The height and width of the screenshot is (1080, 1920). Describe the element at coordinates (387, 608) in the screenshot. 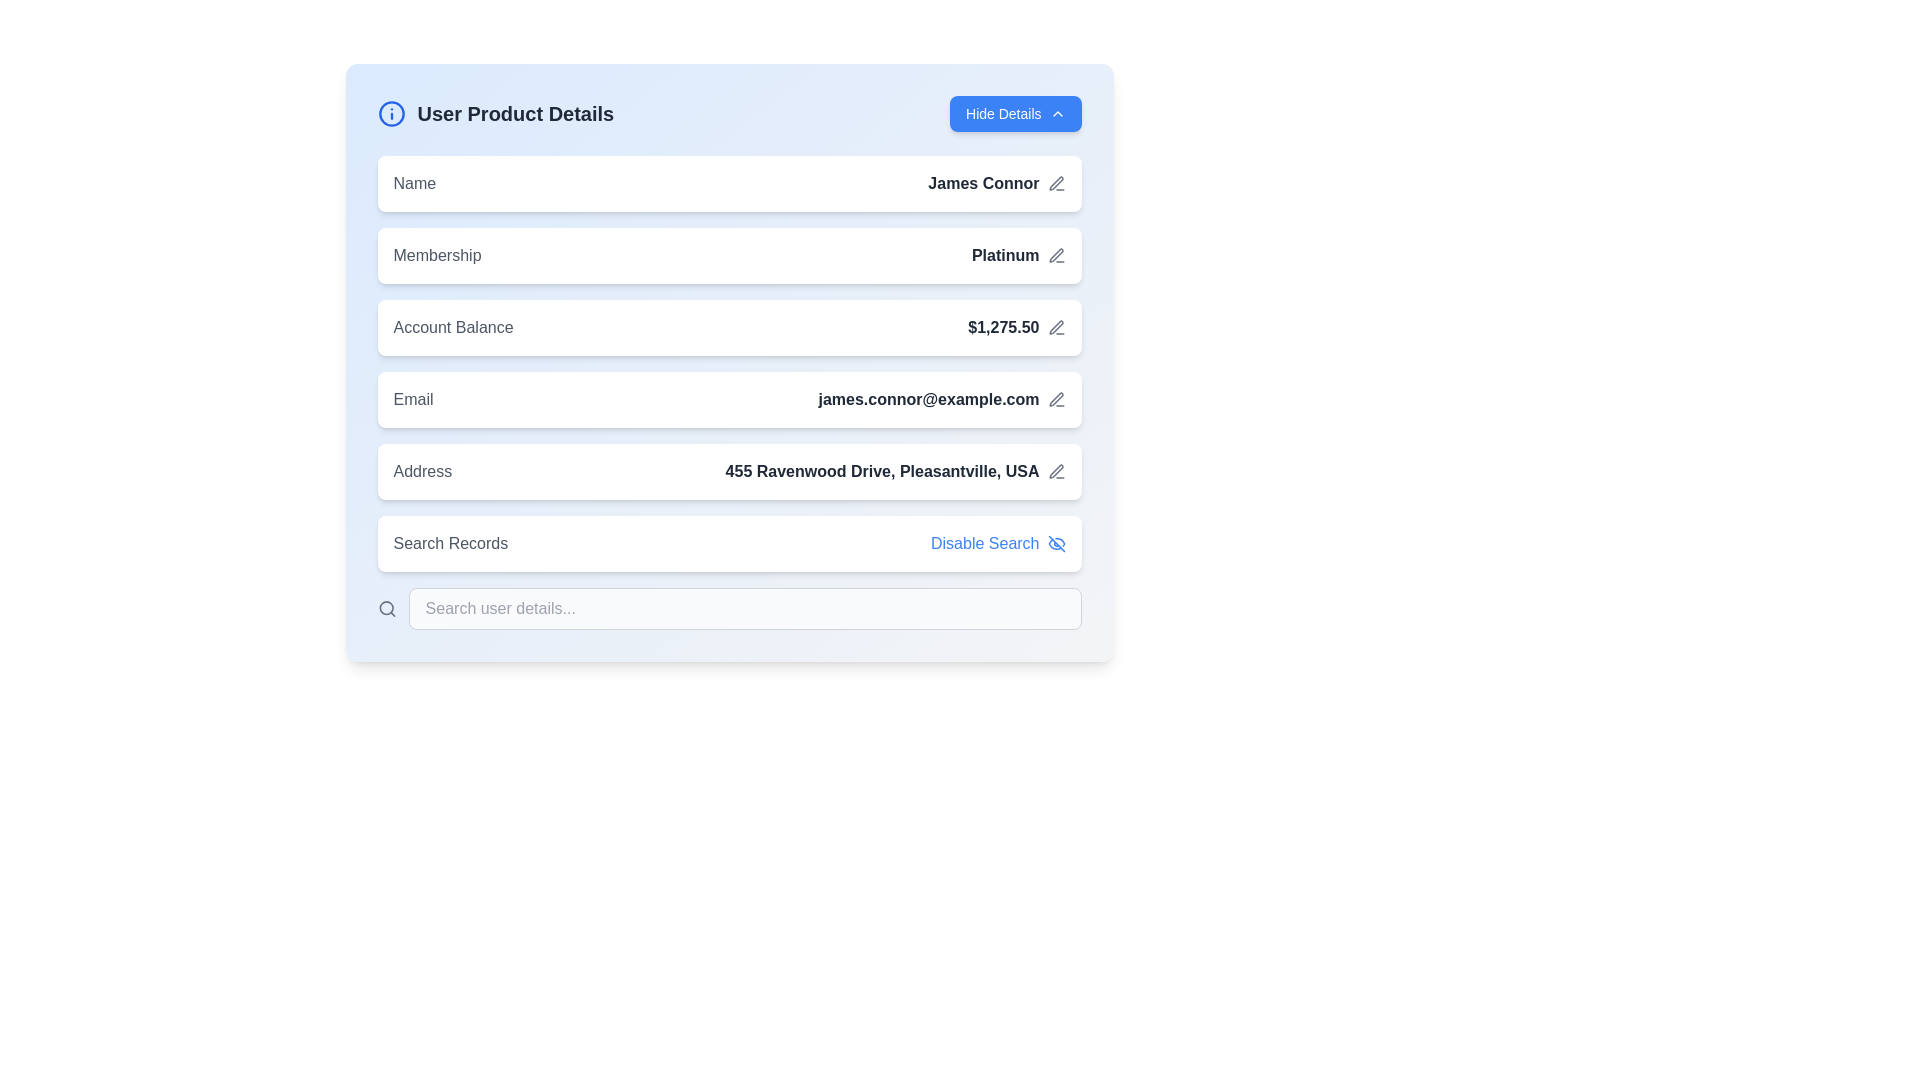

I see `the gray magnifying glass icon that indicates search functionality, positioned to the left of the 'Search user details...' input field` at that location.